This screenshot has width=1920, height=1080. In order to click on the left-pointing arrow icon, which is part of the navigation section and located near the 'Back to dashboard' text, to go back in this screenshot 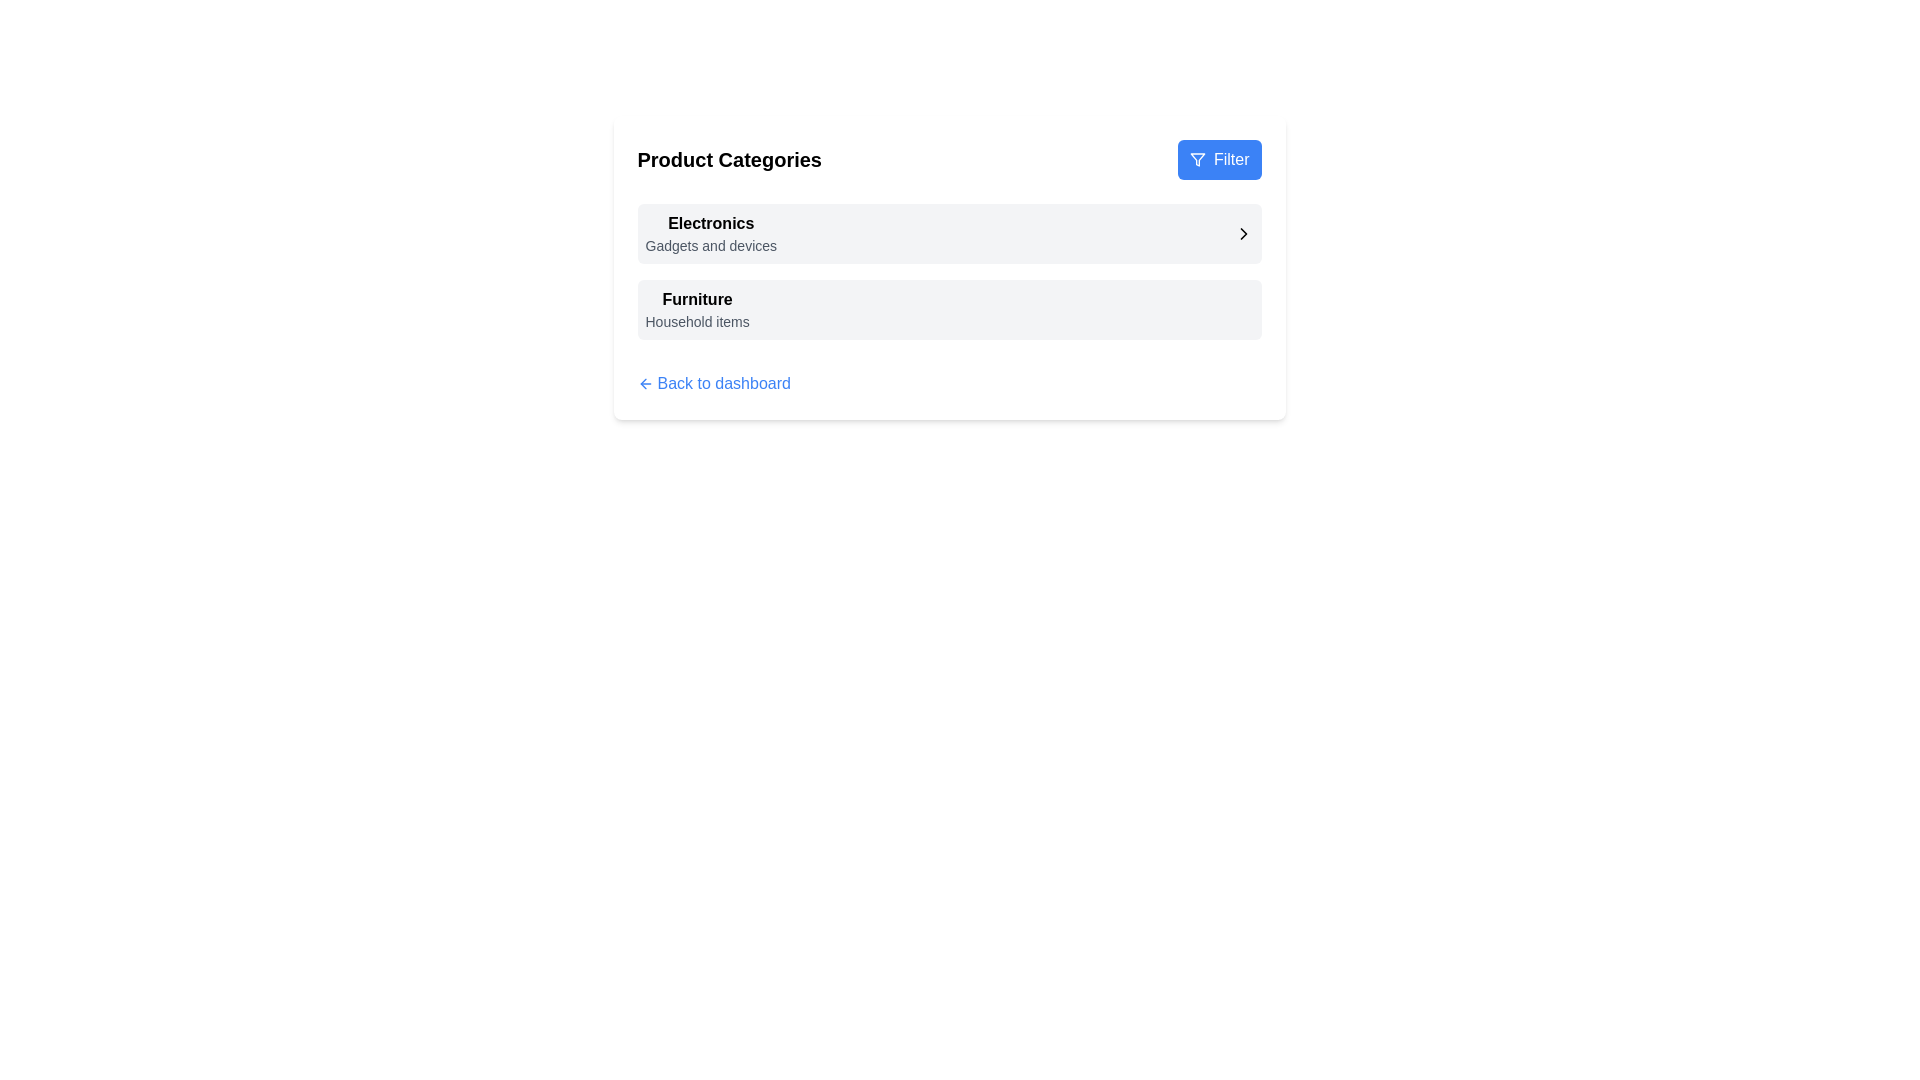, I will do `click(643, 384)`.